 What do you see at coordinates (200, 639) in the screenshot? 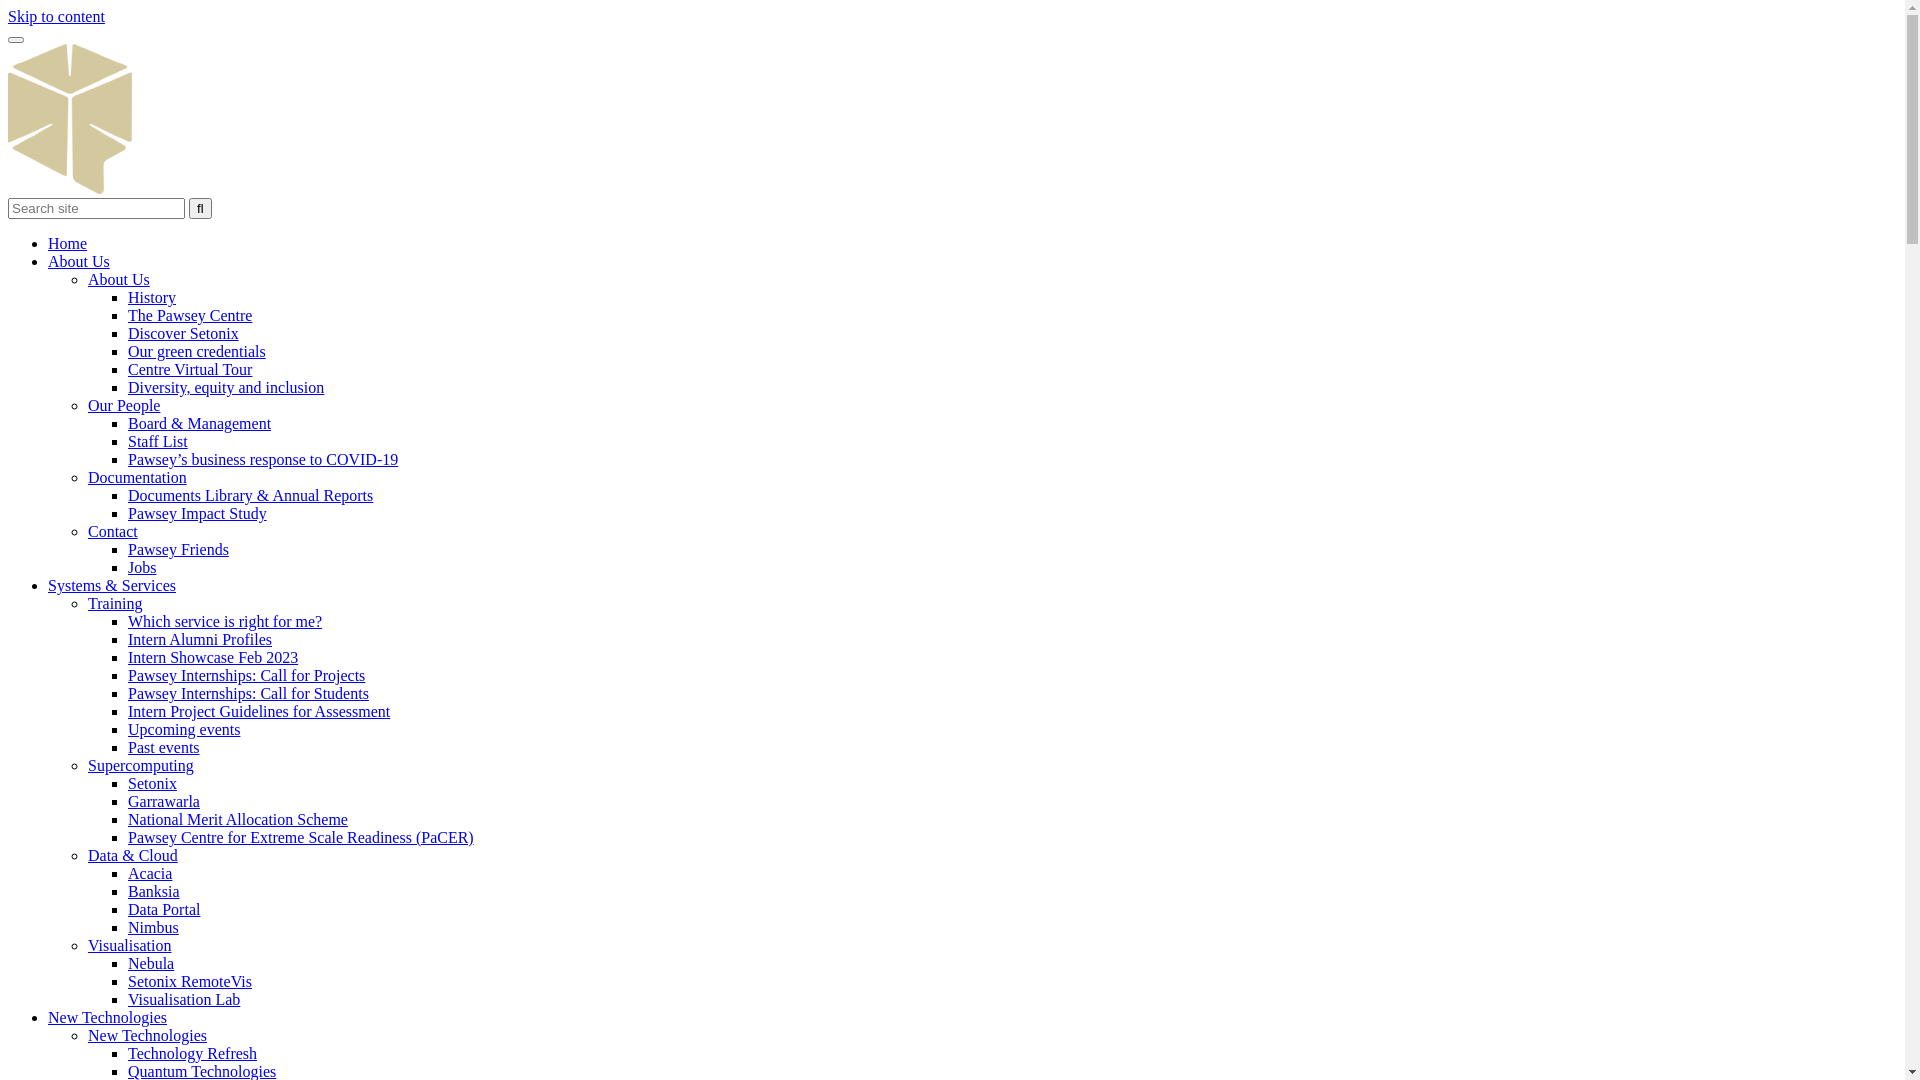
I see `'Intern Alumni Profiles'` at bounding box center [200, 639].